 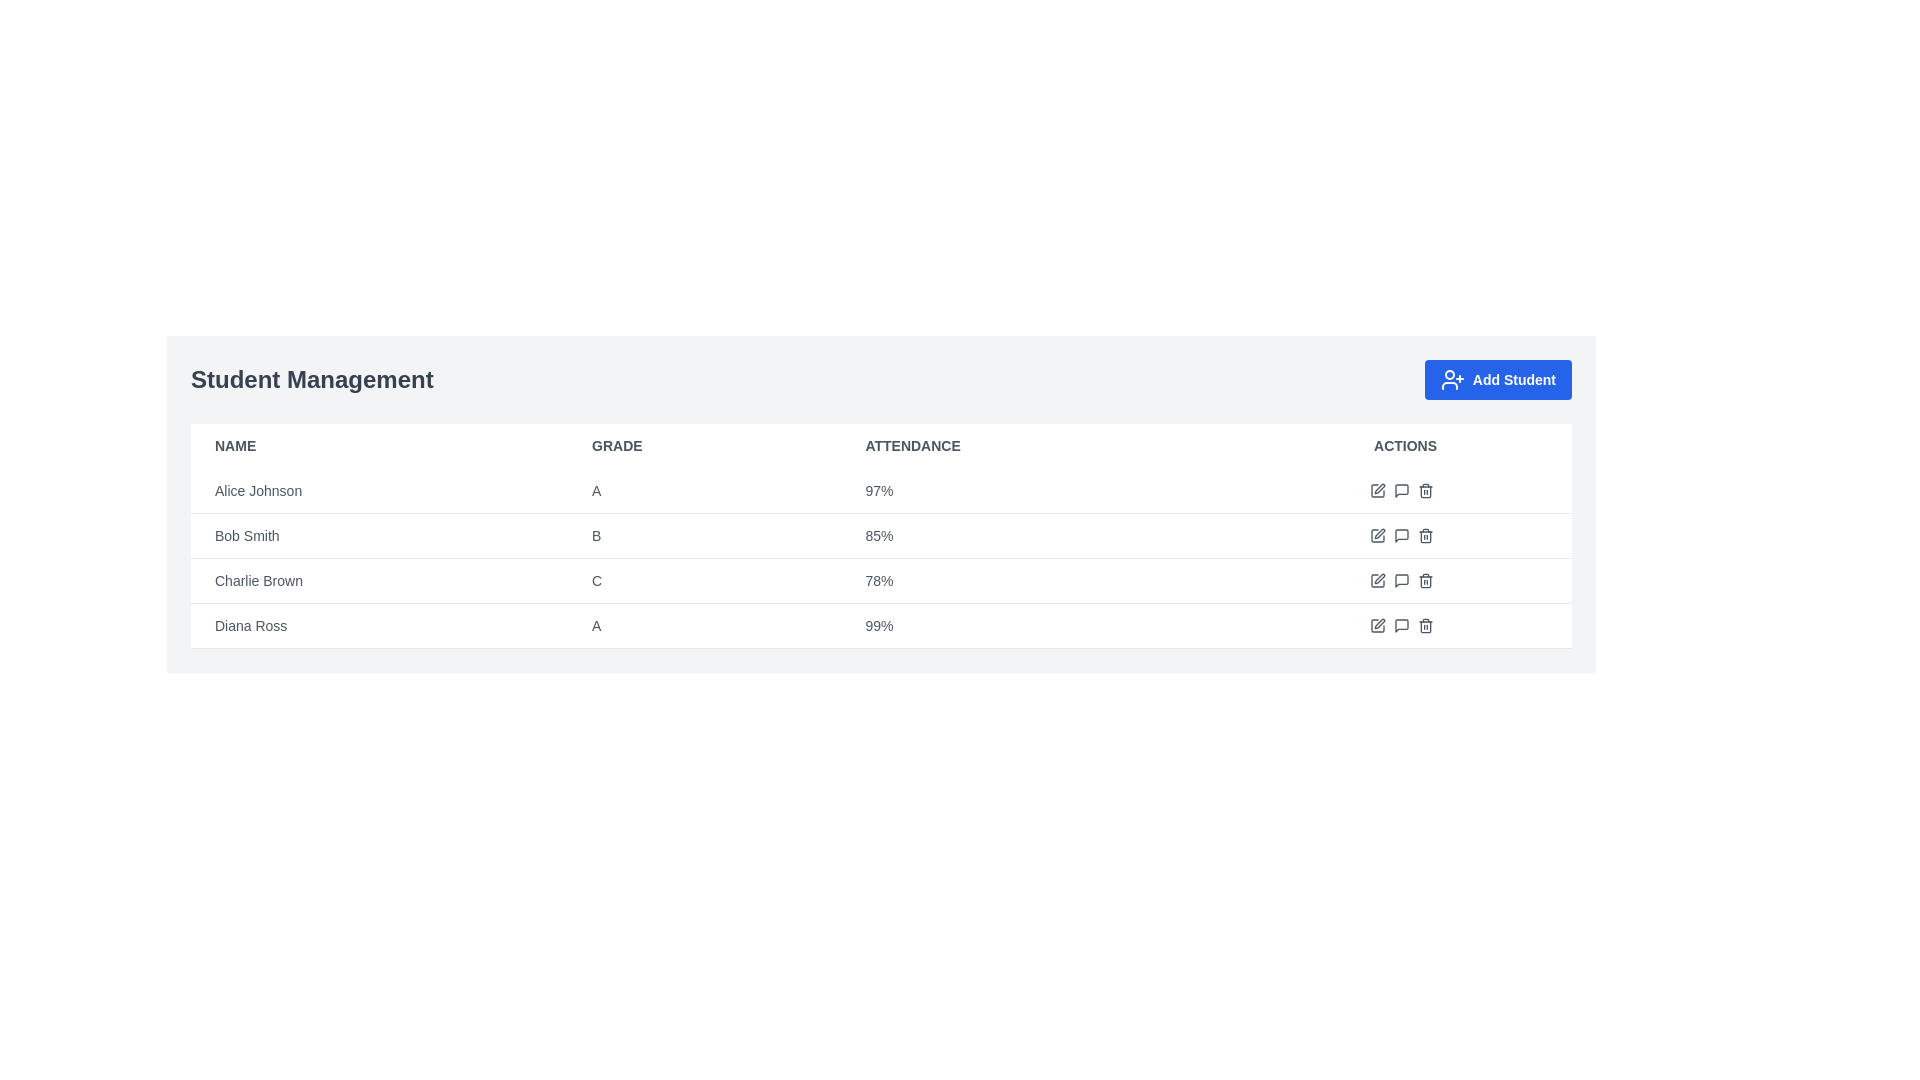 What do you see at coordinates (250, 624) in the screenshot?
I see `the text label displaying 'Diana Ross' located in the fourth row of the 'NAME' column in the table to highlight or select it` at bounding box center [250, 624].